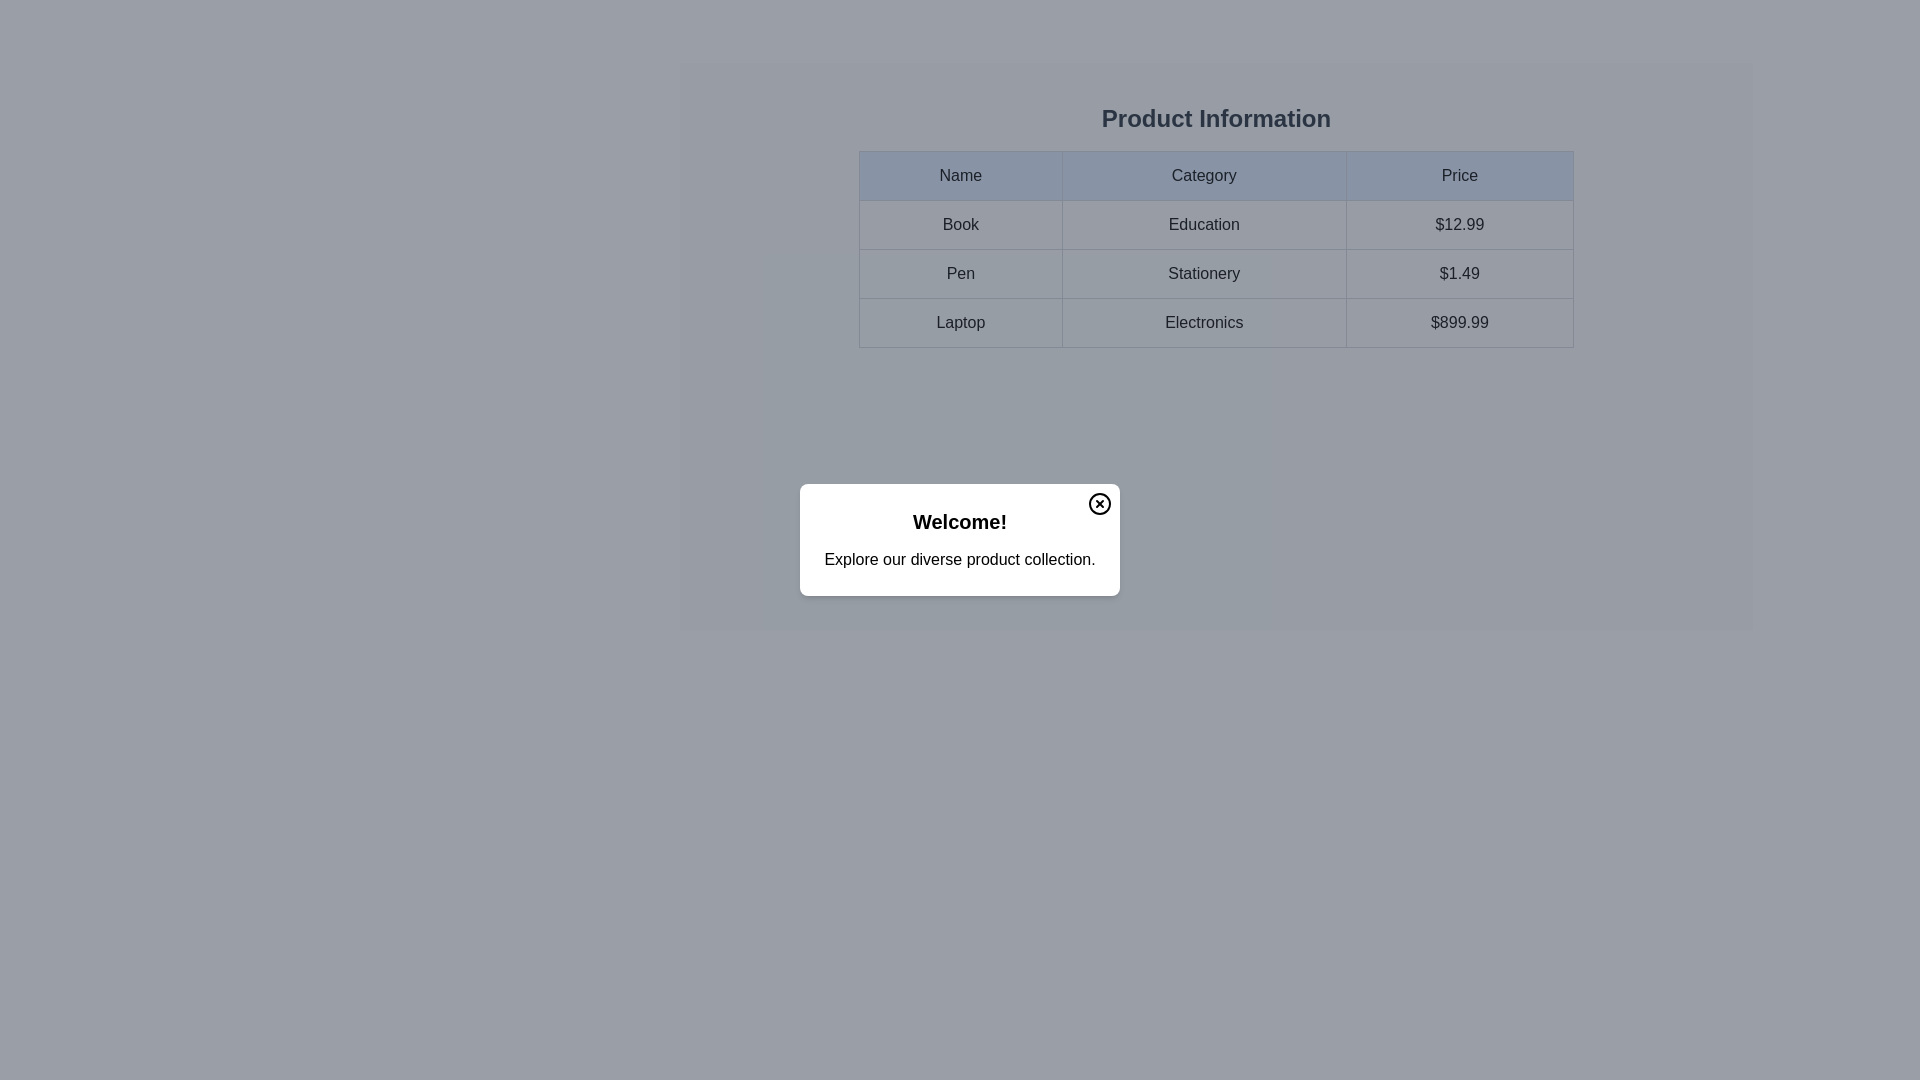 The height and width of the screenshot is (1080, 1920). Describe the element at coordinates (1459, 273) in the screenshot. I see `the price label displaying '$1.49' in black text located in the last column of the second row of the table for the 'Stationery' category` at that location.